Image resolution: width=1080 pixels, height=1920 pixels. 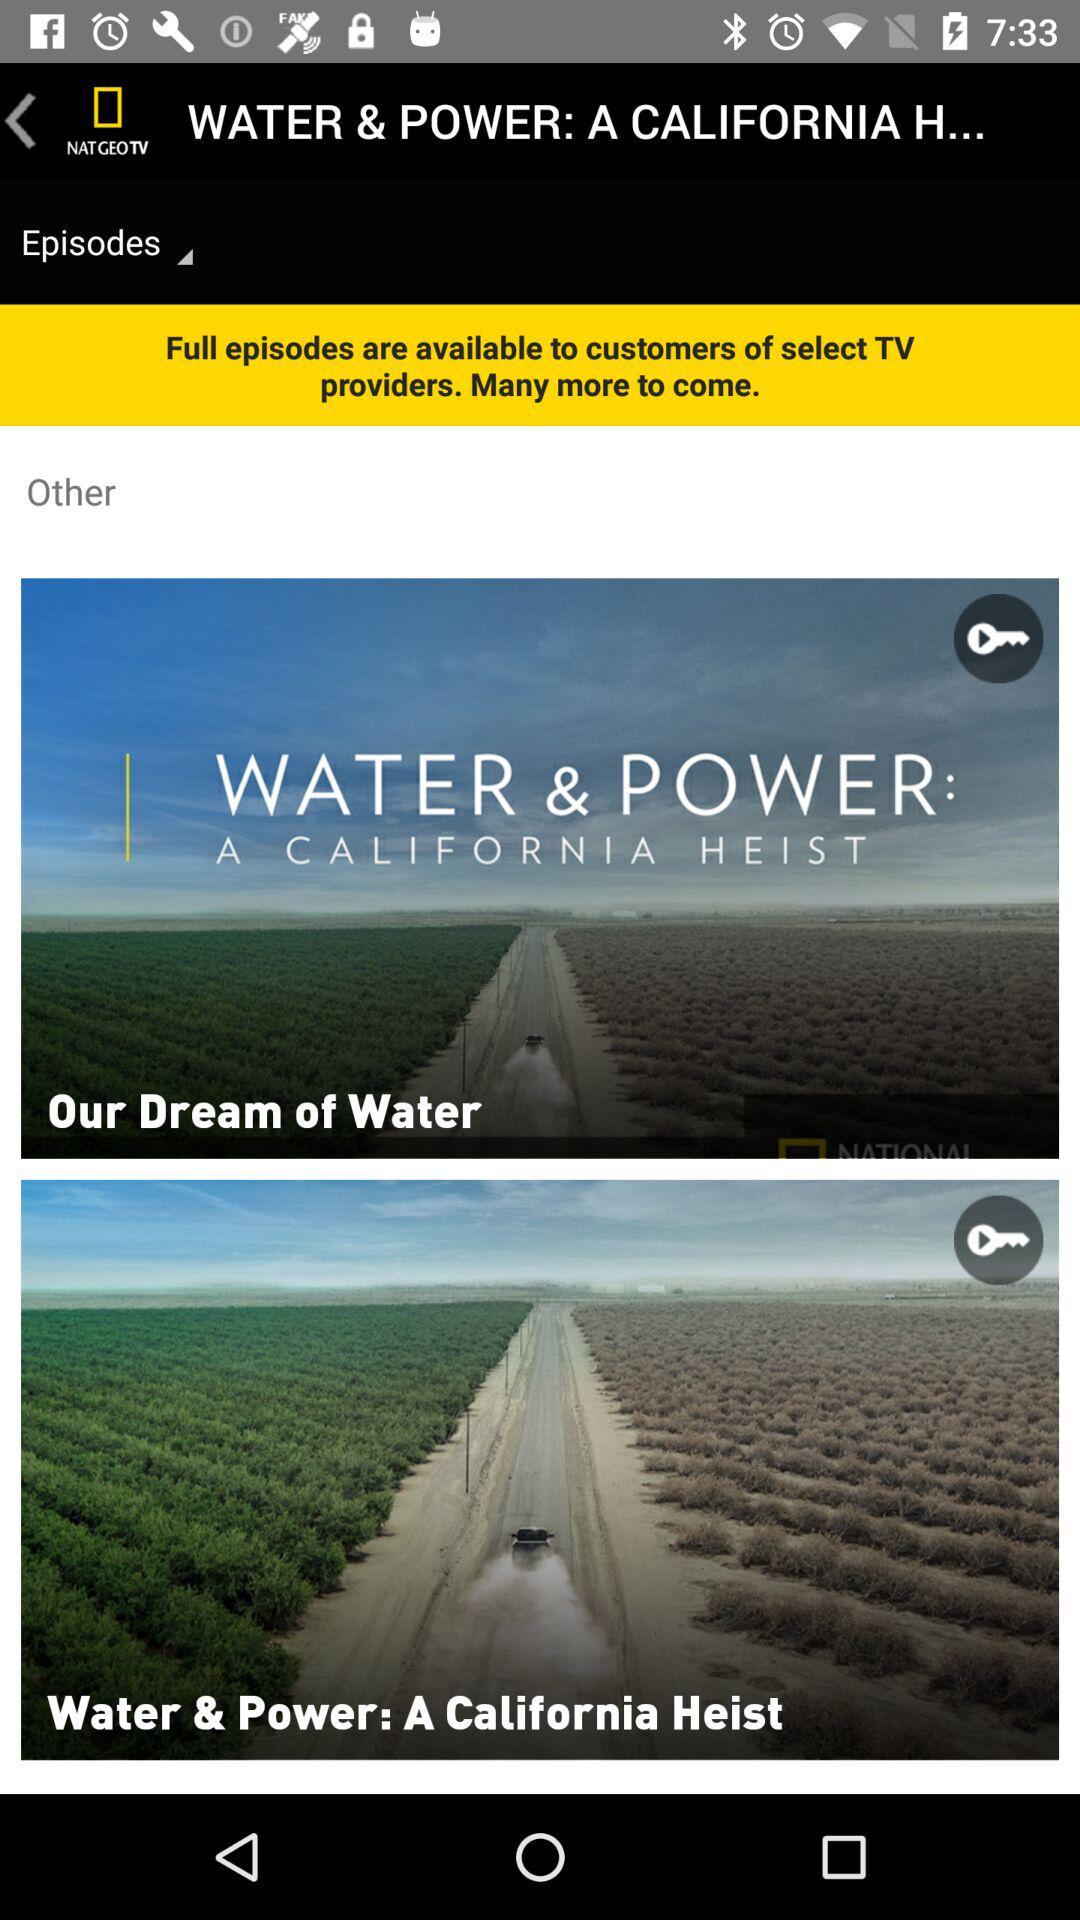 I want to click on second key icon from top, so click(x=998, y=1239).